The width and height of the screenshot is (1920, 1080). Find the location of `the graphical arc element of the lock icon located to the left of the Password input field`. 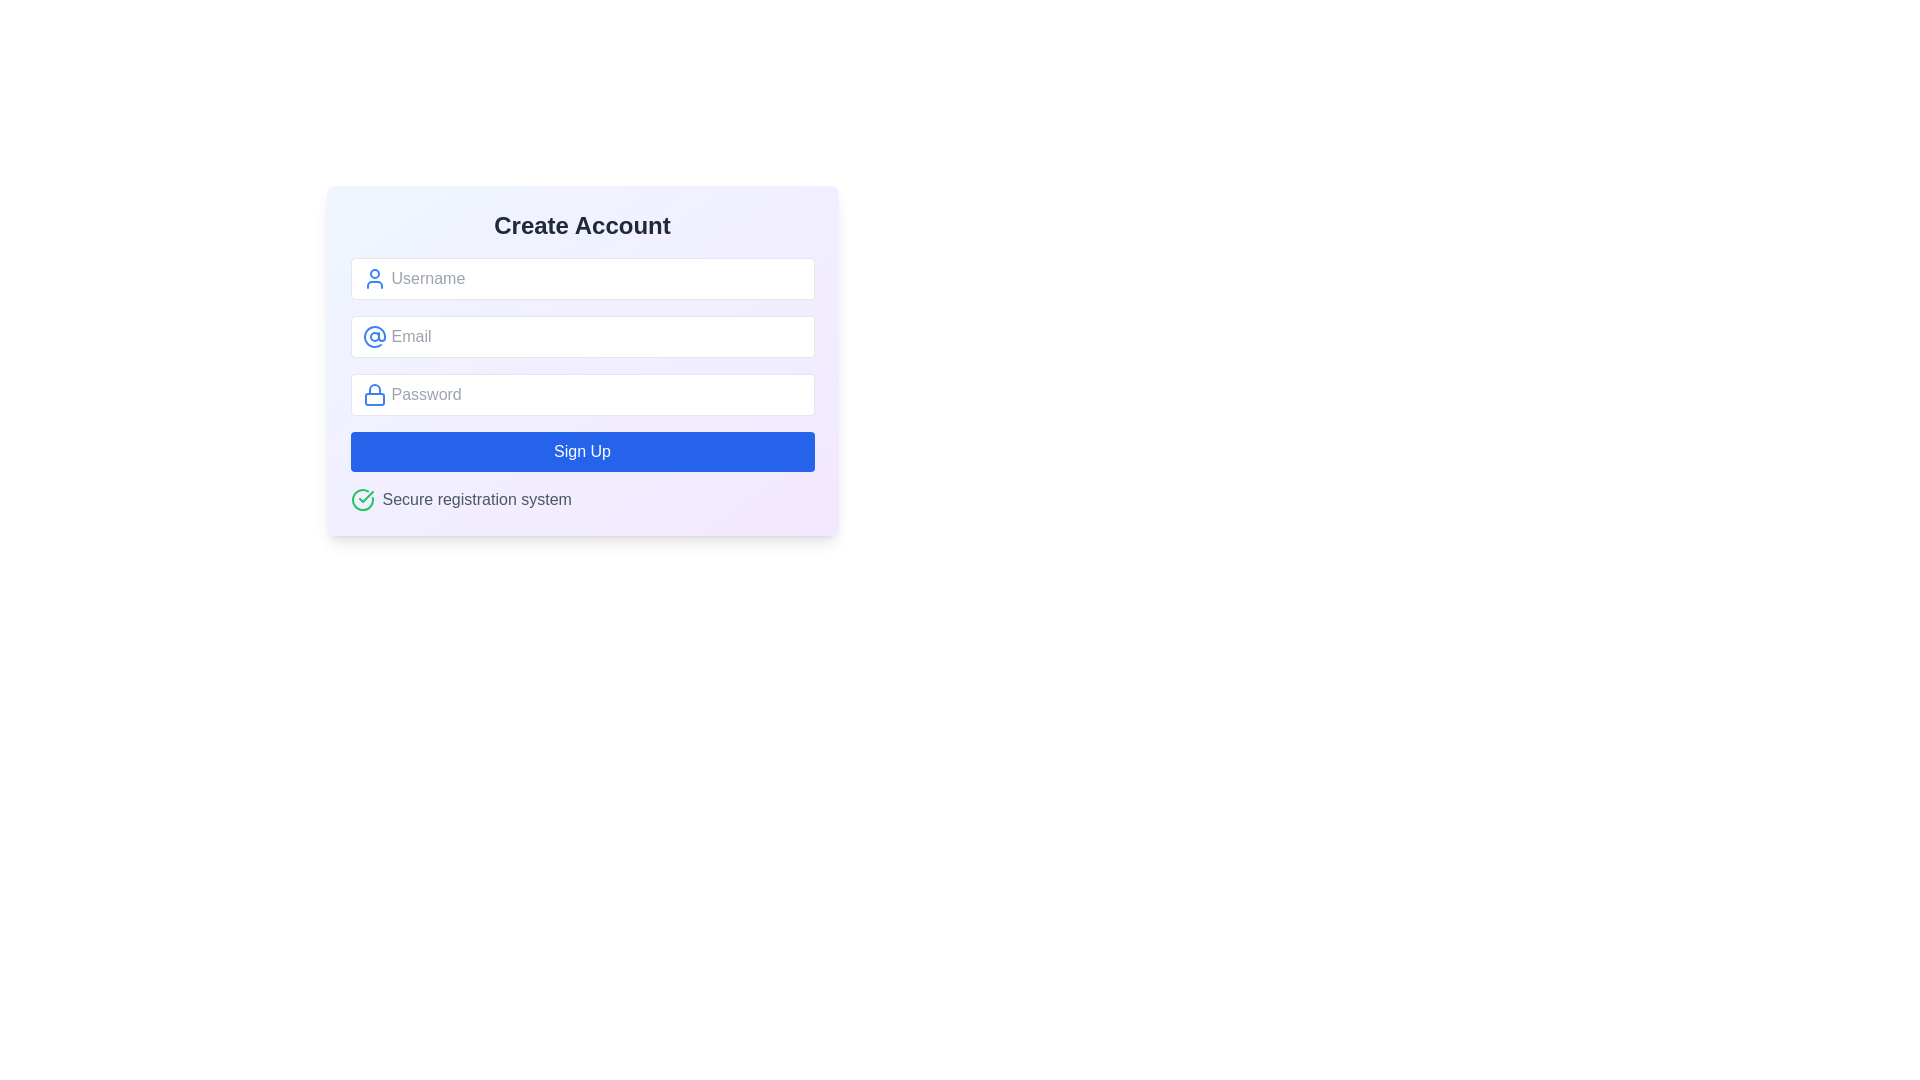

the graphical arc element of the lock icon located to the left of the Password input field is located at coordinates (374, 389).